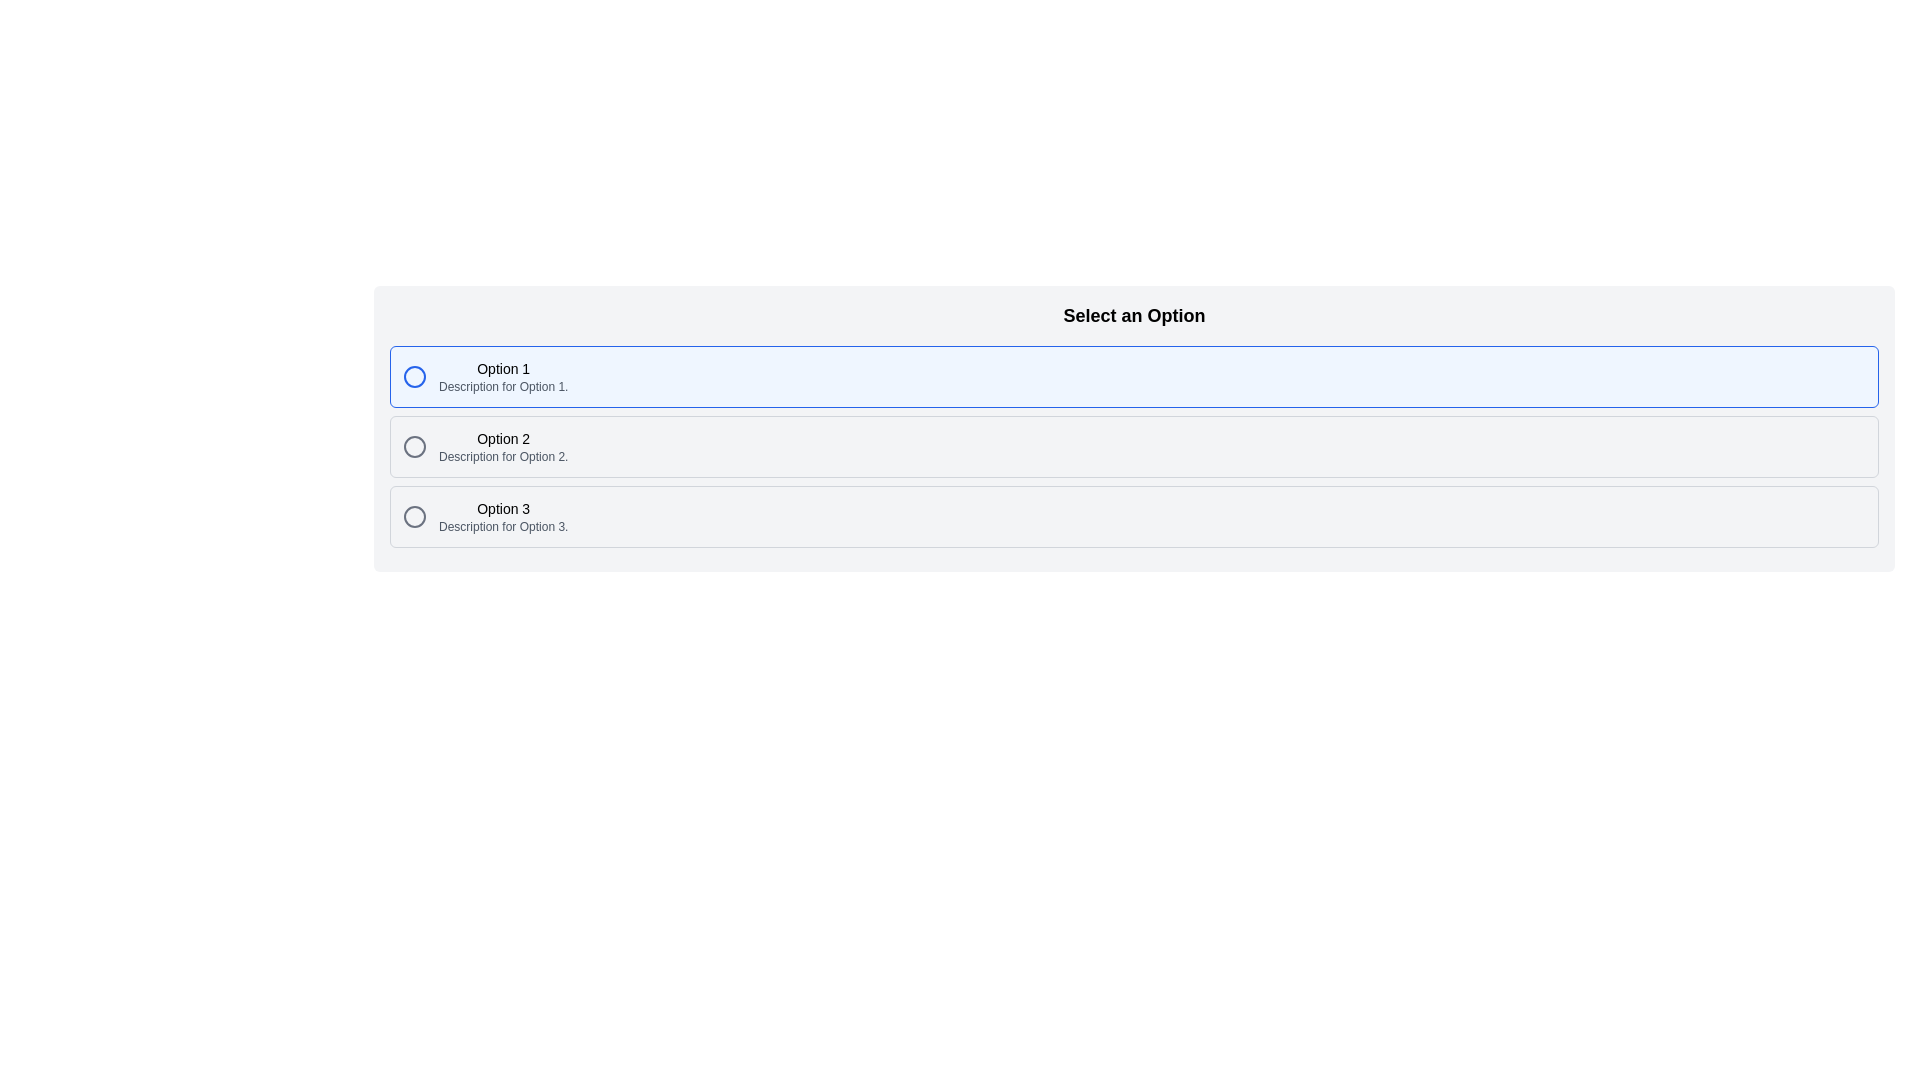 Image resolution: width=1920 pixels, height=1080 pixels. What do you see at coordinates (413, 515) in the screenshot?
I see `the circular radio button indicator` at bounding box center [413, 515].